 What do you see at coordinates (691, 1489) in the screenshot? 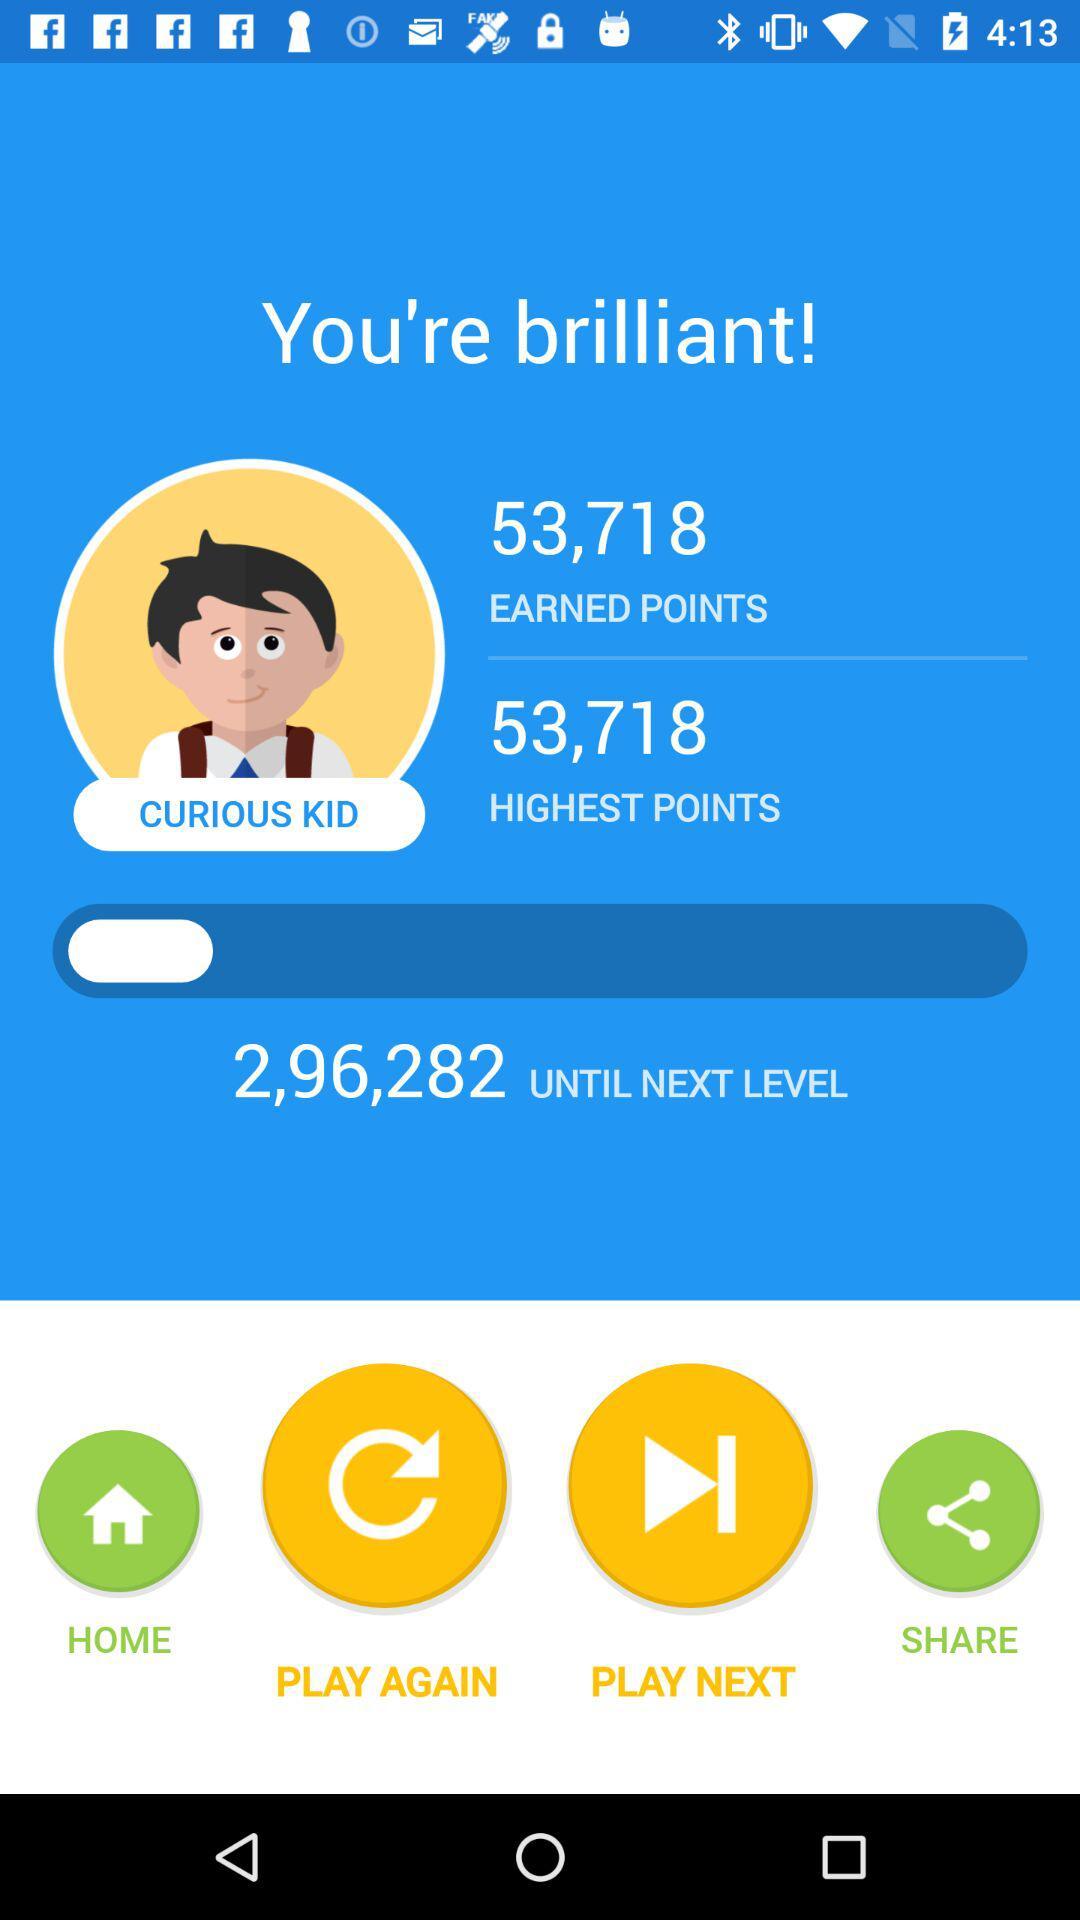
I see `next button` at bounding box center [691, 1489].